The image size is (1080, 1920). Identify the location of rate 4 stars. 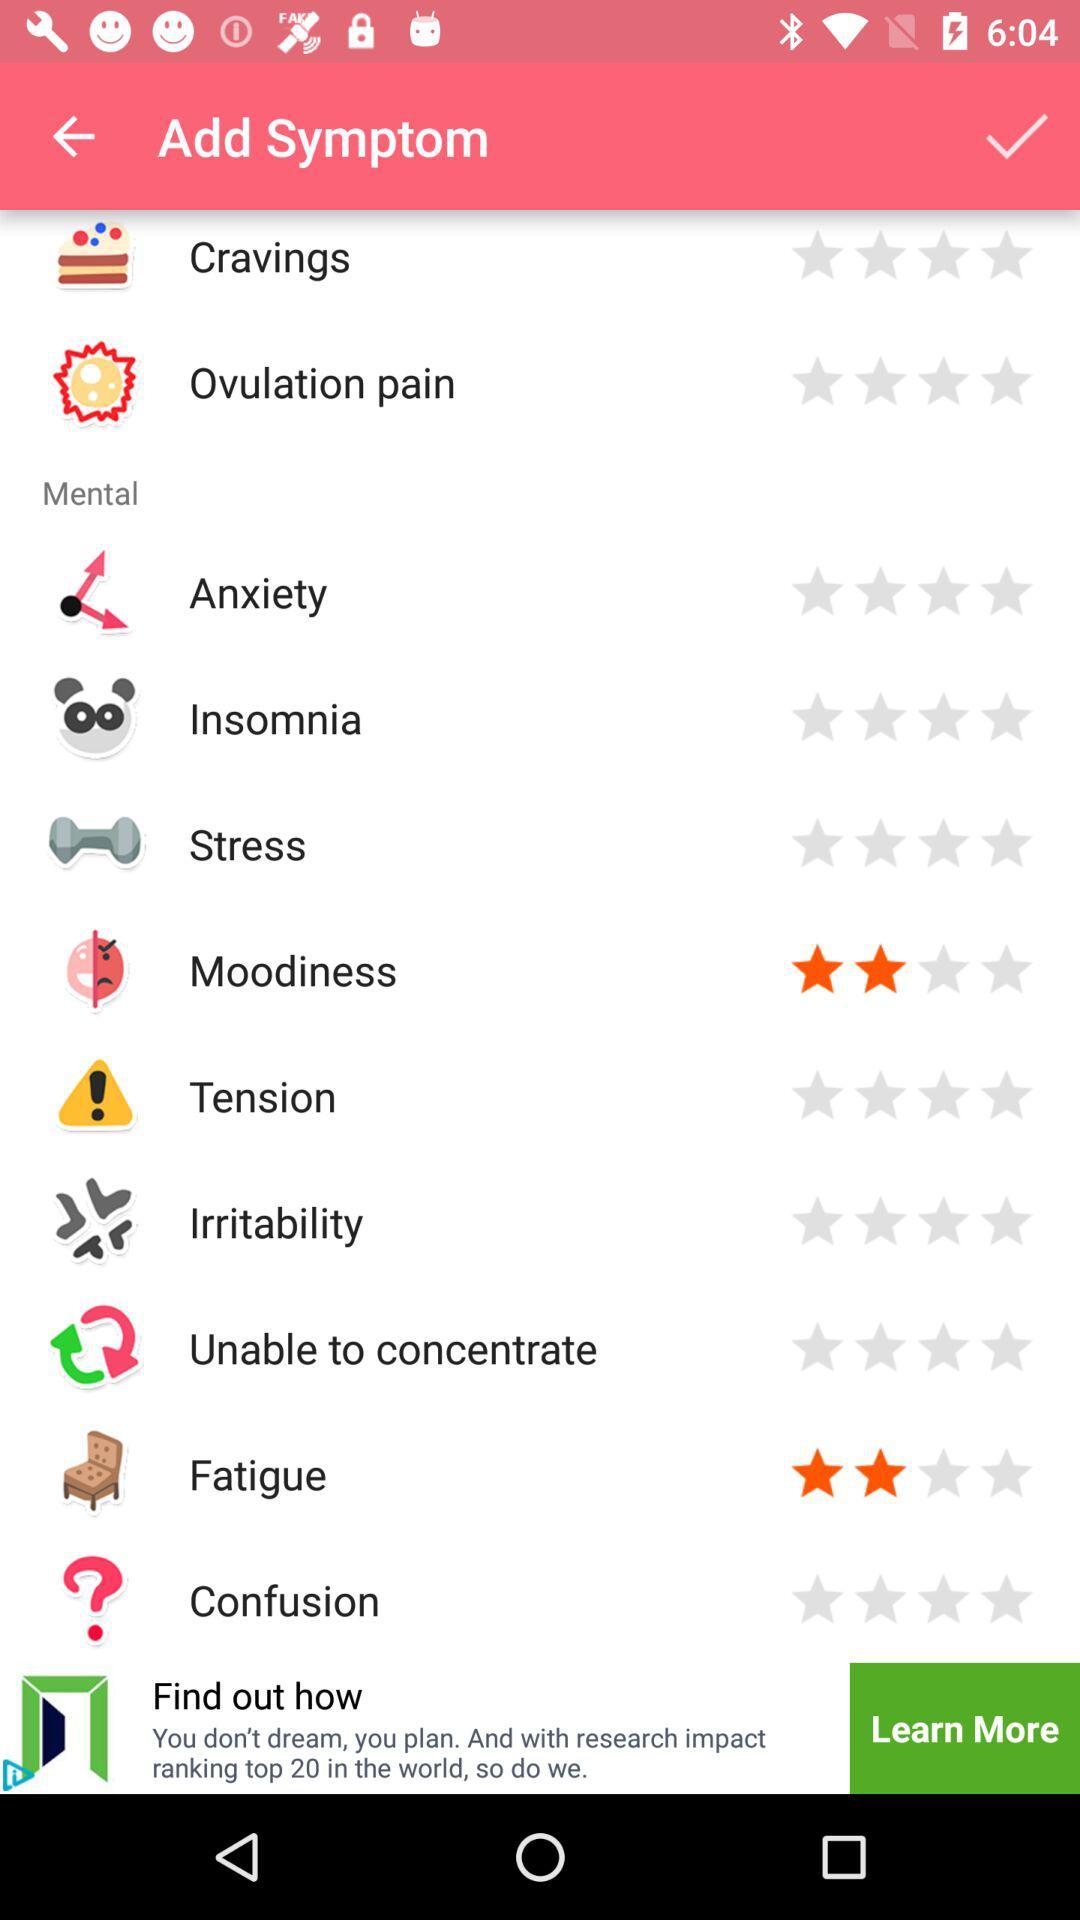
(1006, 1473).